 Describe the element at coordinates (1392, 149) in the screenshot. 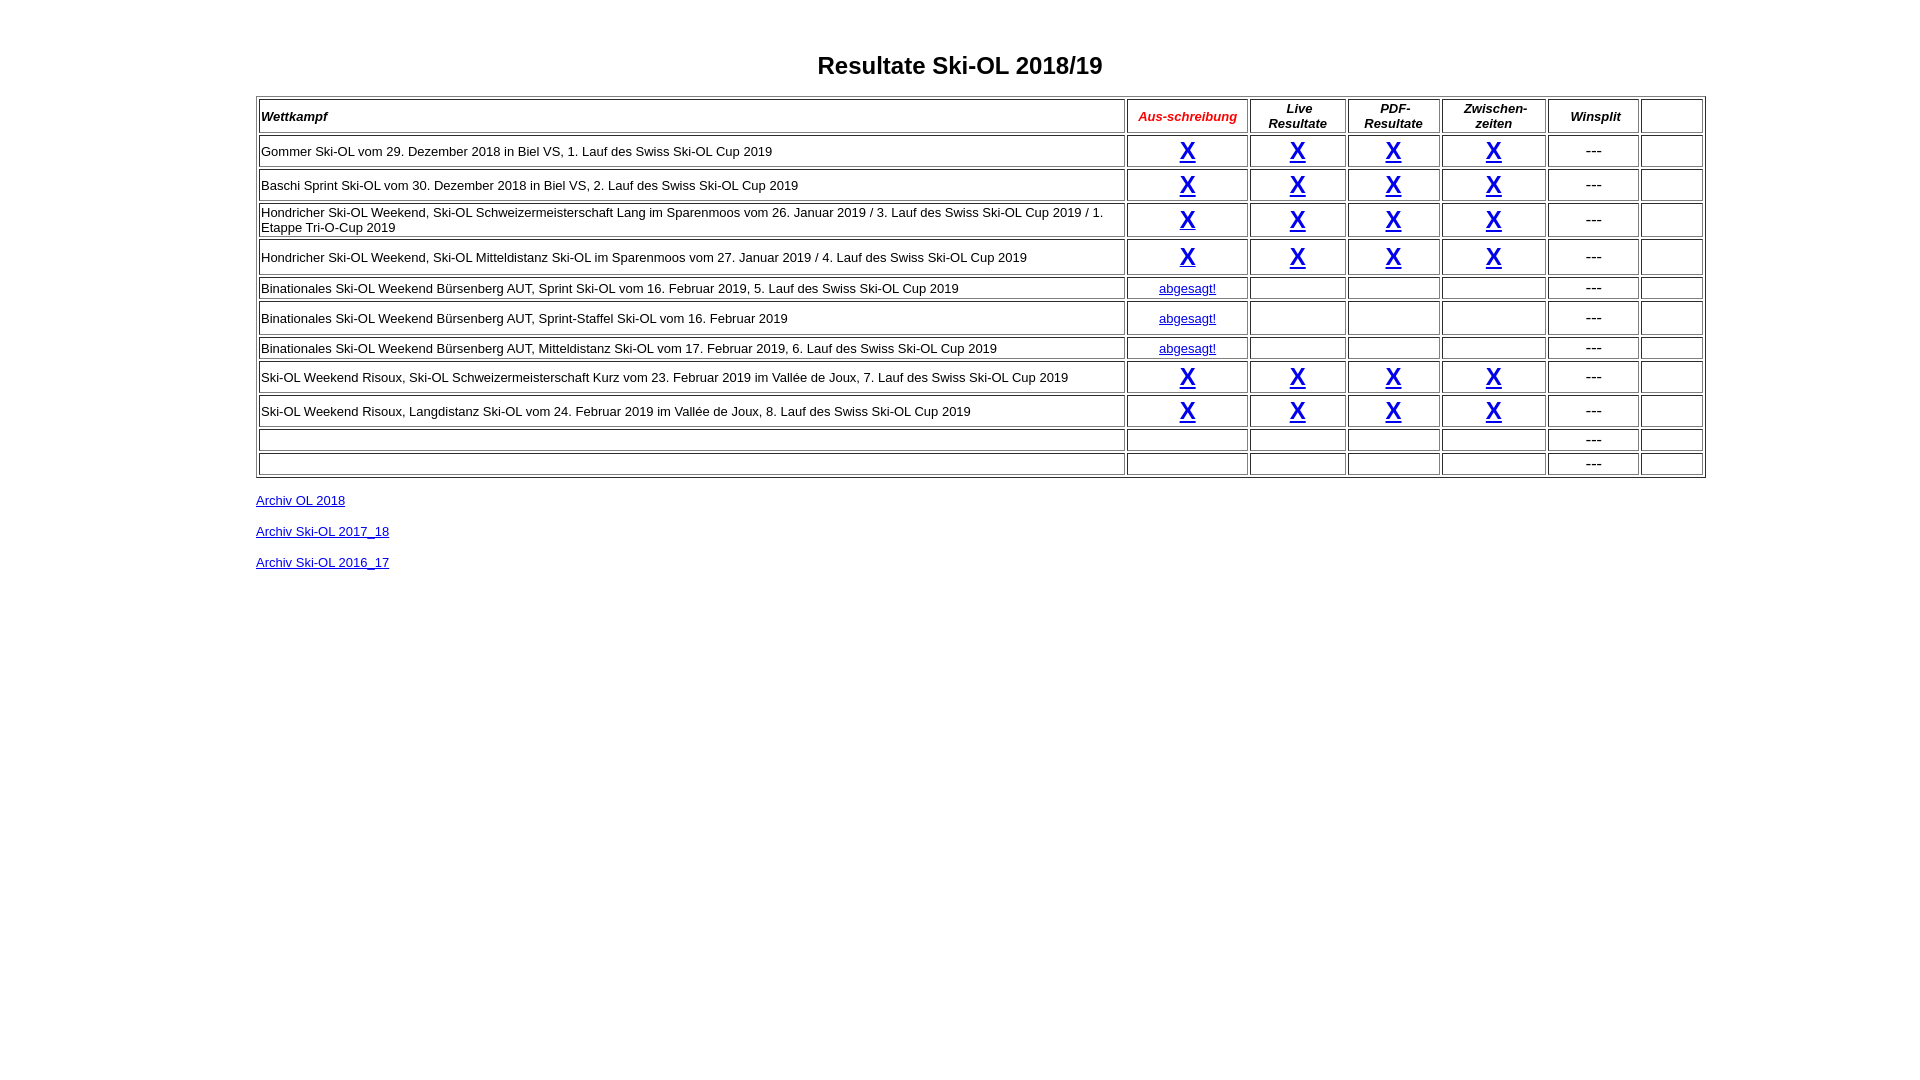

I see `'X'` at that location.